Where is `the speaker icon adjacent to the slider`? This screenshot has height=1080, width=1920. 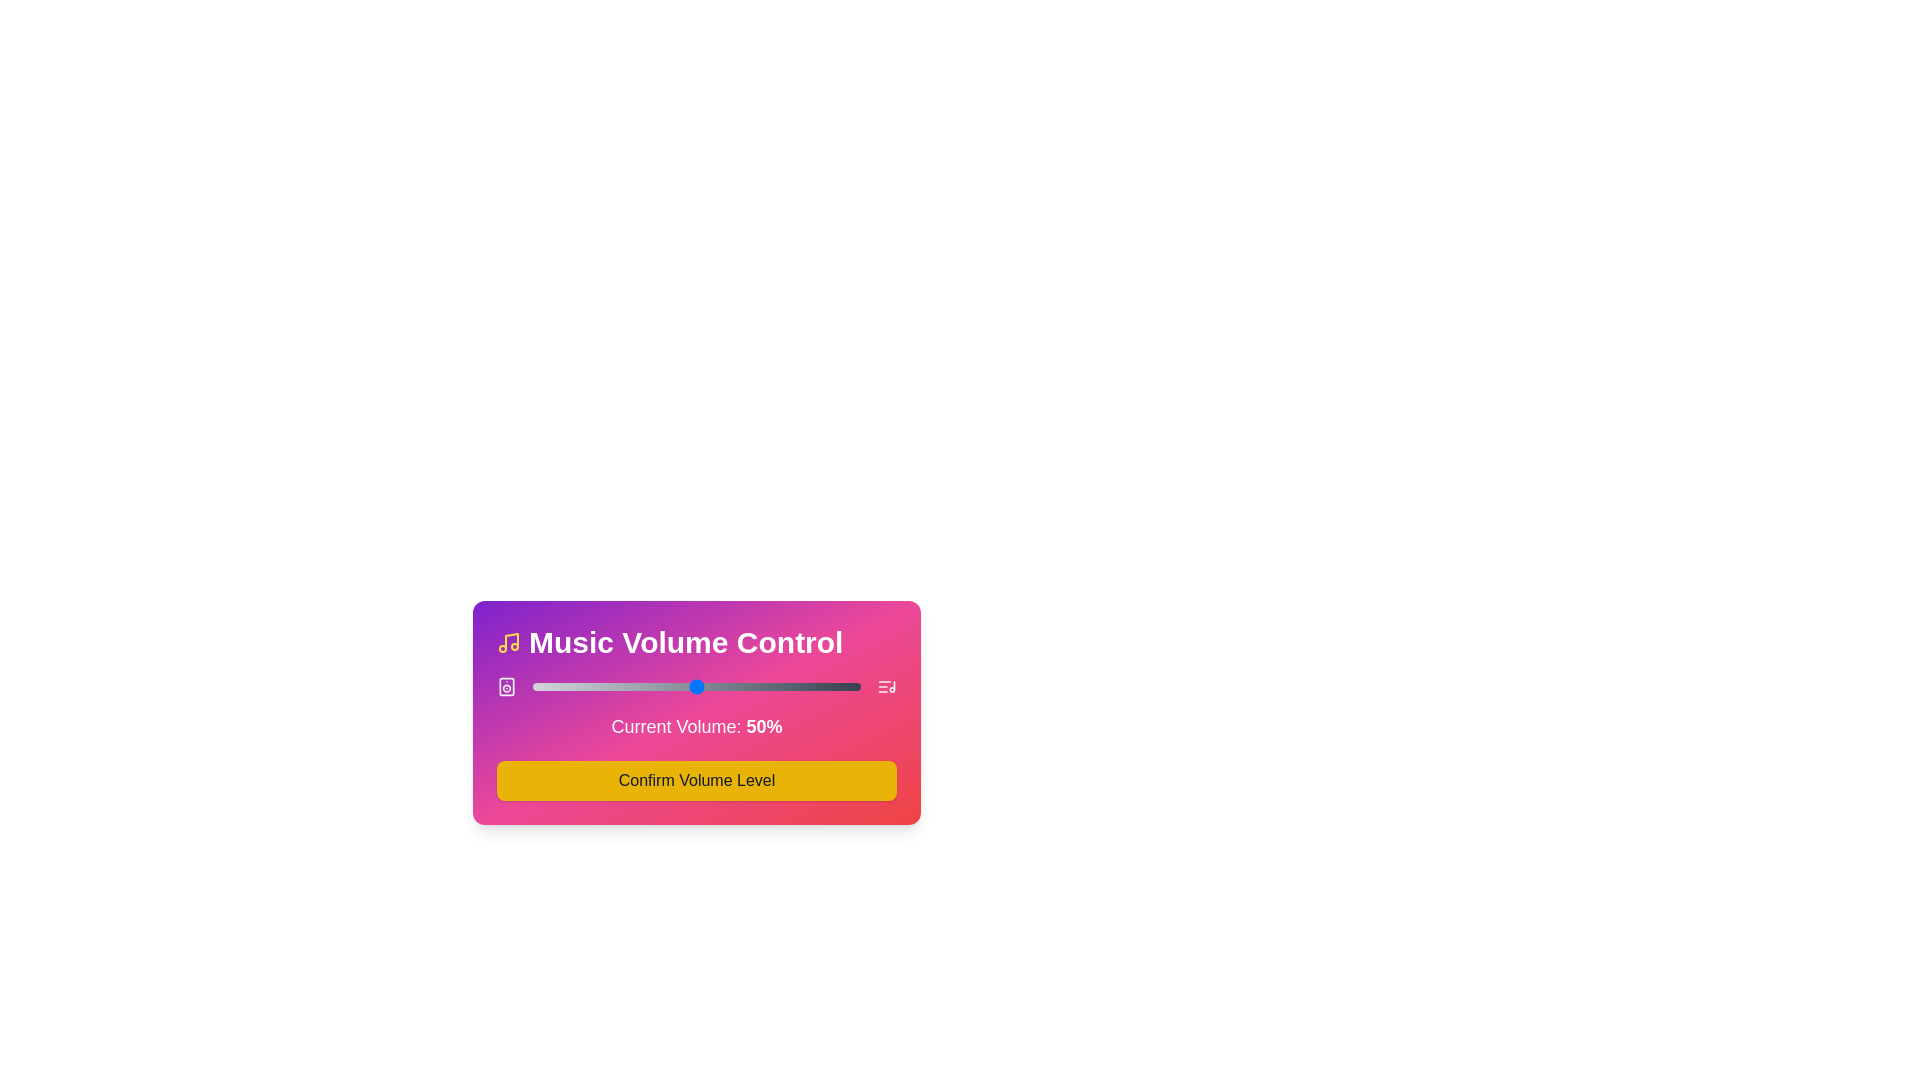 the speaker icon adjacent to the slider is located at coordinates (507, 685).